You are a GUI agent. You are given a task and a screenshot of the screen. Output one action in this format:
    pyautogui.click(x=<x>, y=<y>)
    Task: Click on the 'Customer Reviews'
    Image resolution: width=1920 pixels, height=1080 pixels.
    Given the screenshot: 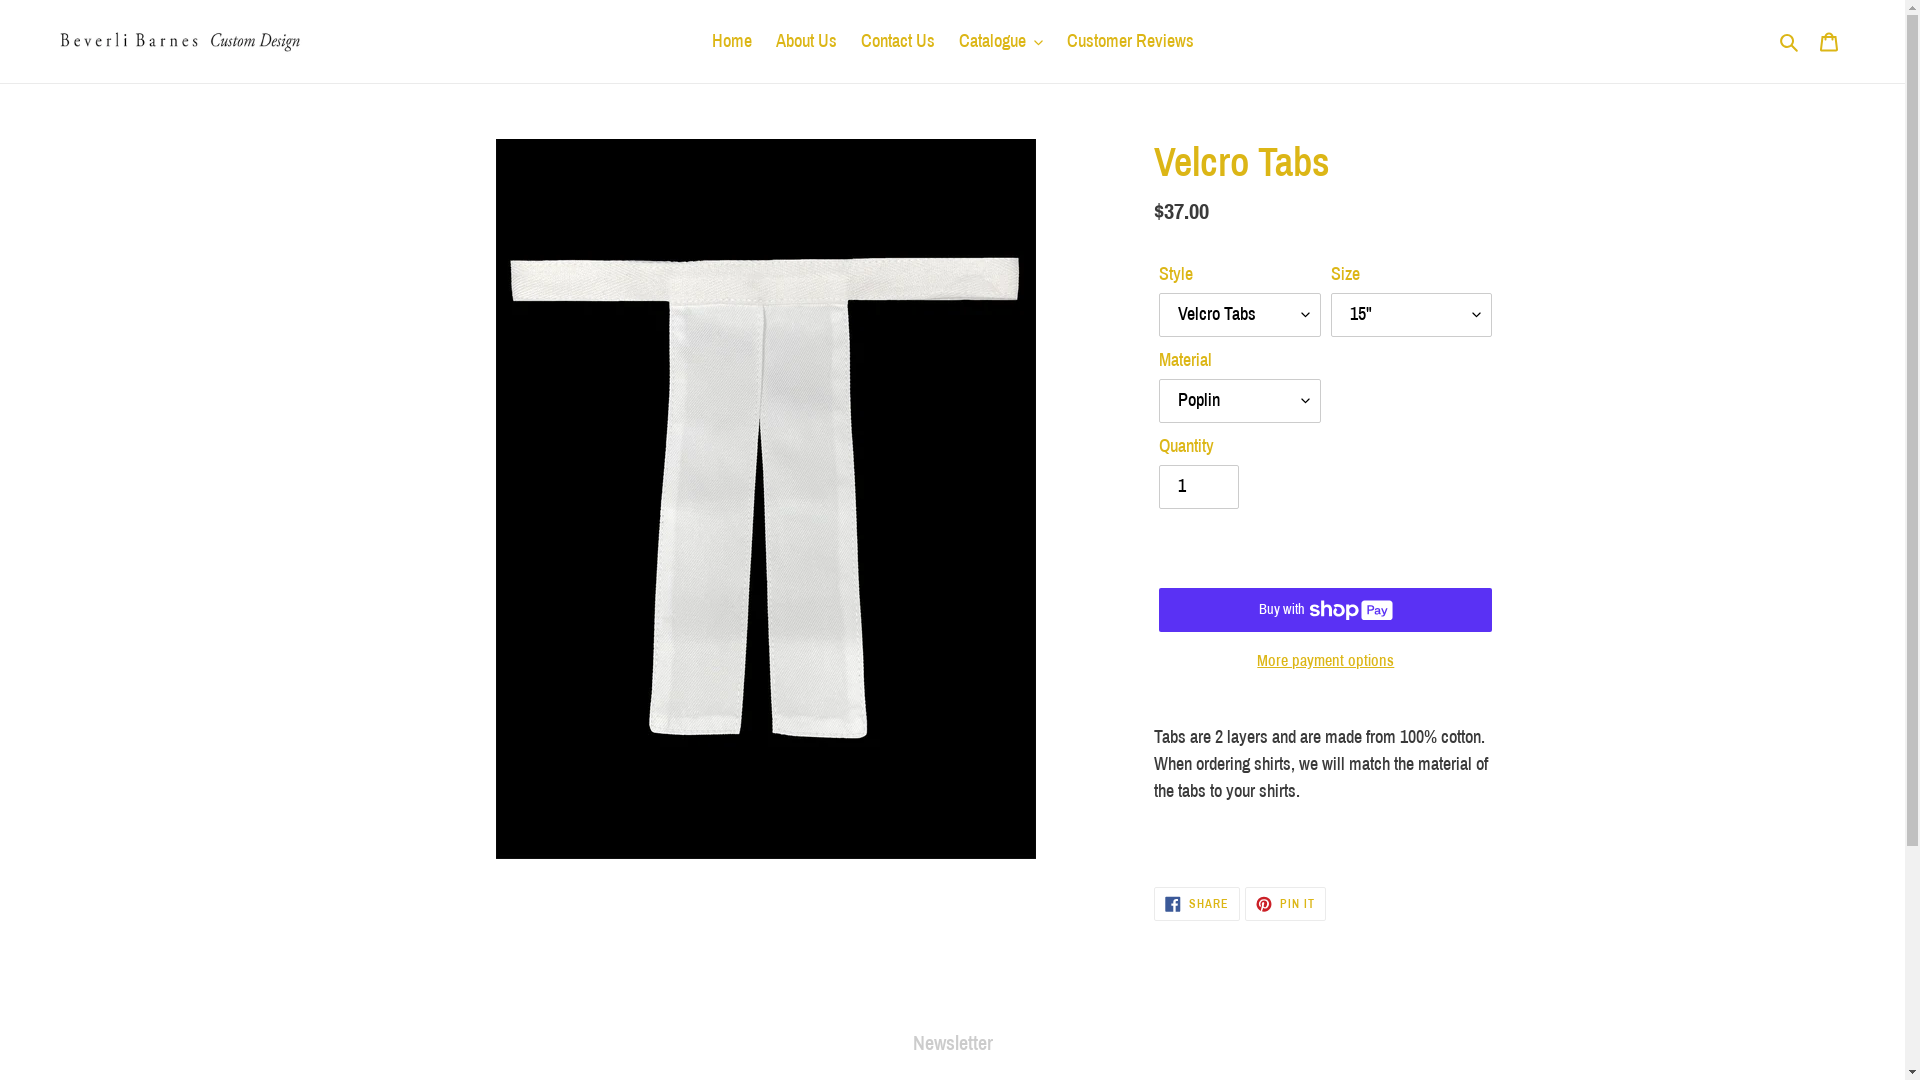 What is the action you would take?
    pyautogui.click(x=1129, y=41)
    